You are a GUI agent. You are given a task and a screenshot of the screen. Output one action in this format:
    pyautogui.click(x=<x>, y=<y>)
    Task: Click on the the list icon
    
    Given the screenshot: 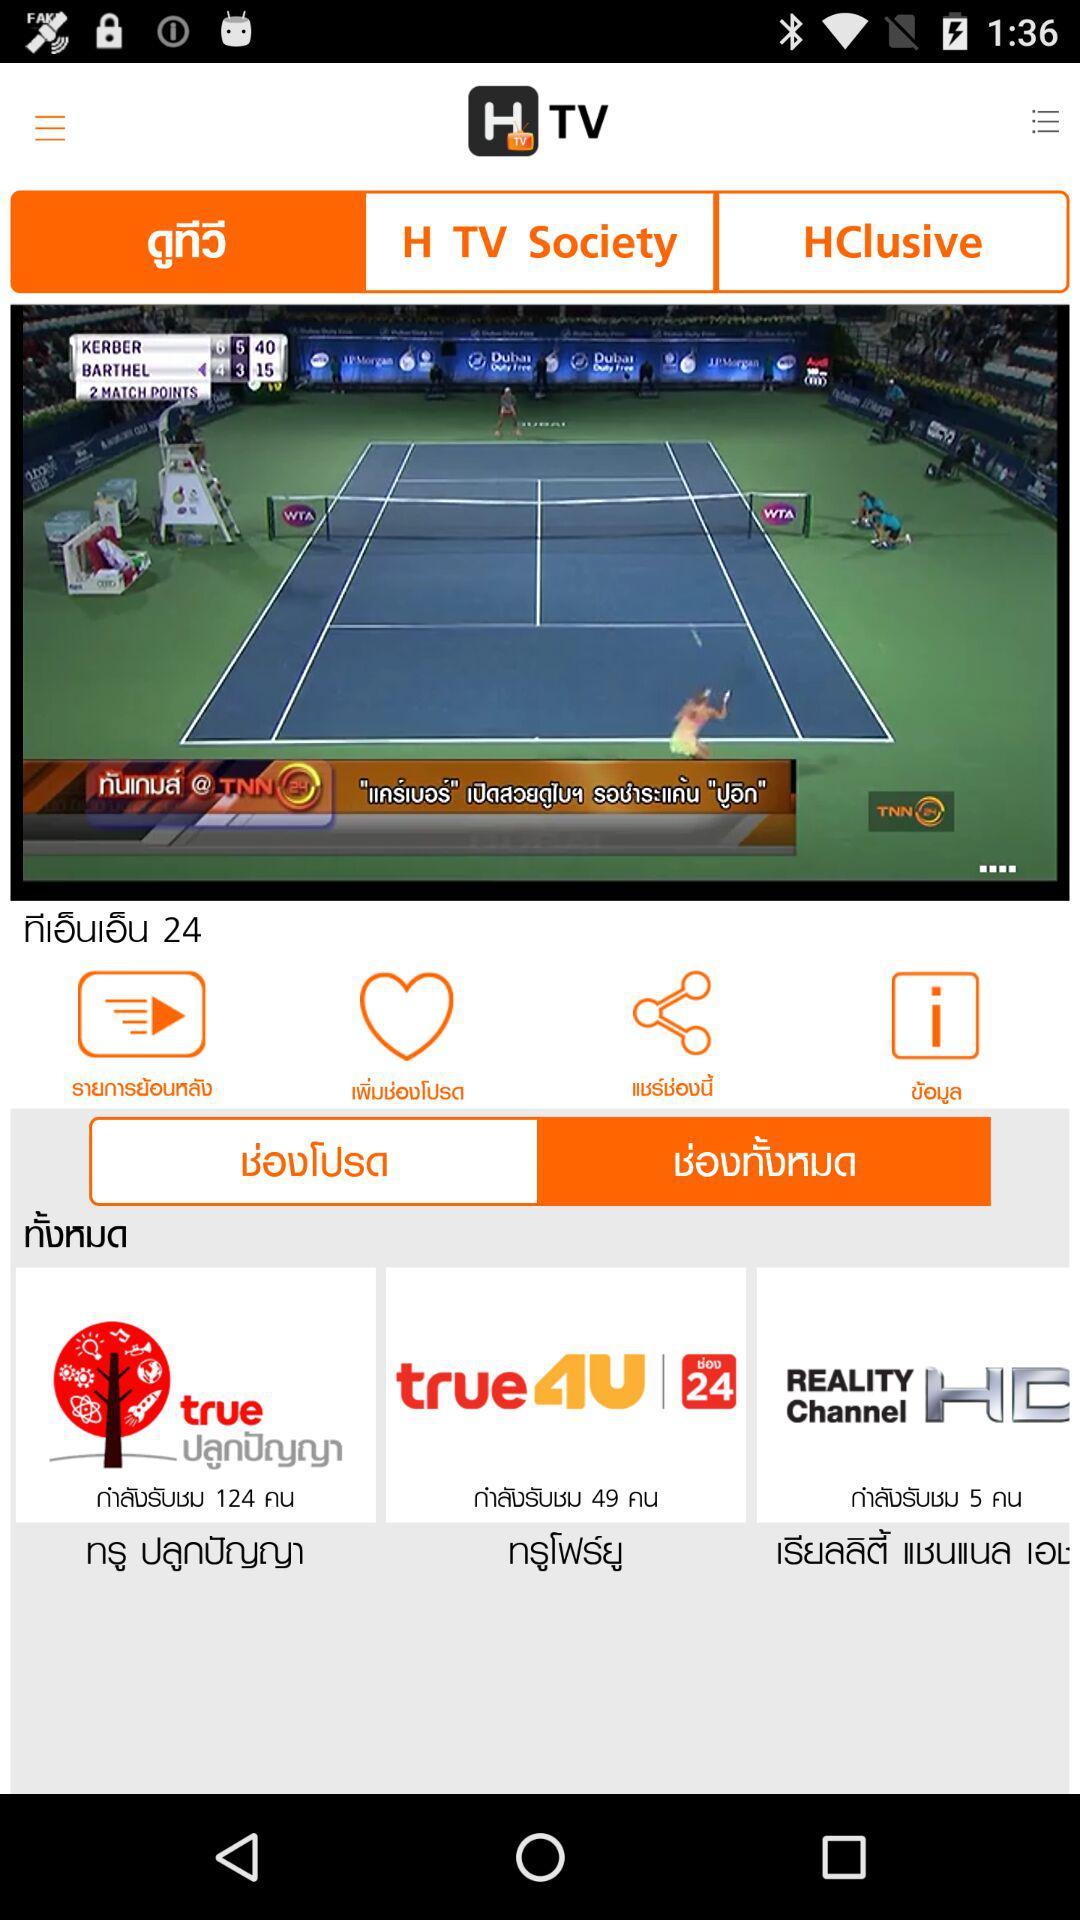 What is the action you would take?
    pyautogui.click(x=1043, y=128)
    